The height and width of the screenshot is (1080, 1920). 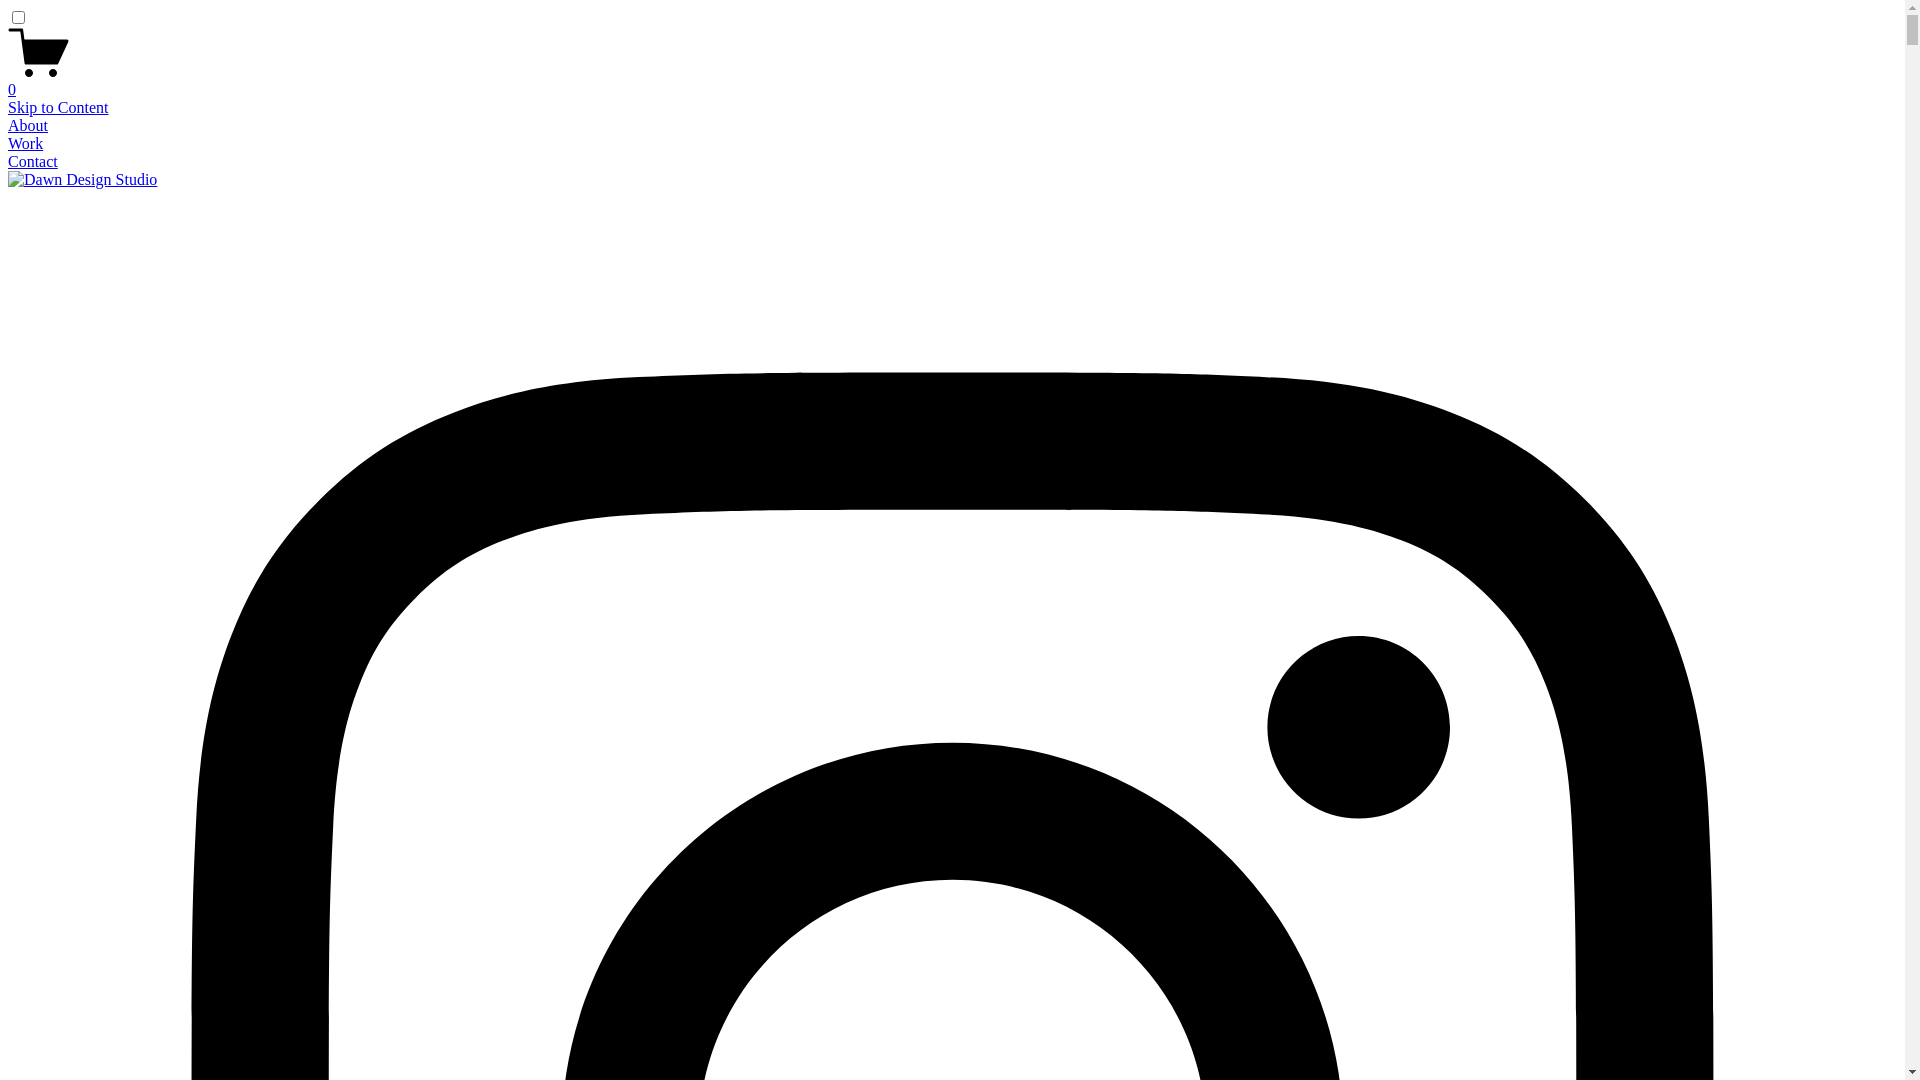 What do you see at coordinates (33, 160) in the screenshot?
I see `'Contact'` at bounding box center [33, 160].